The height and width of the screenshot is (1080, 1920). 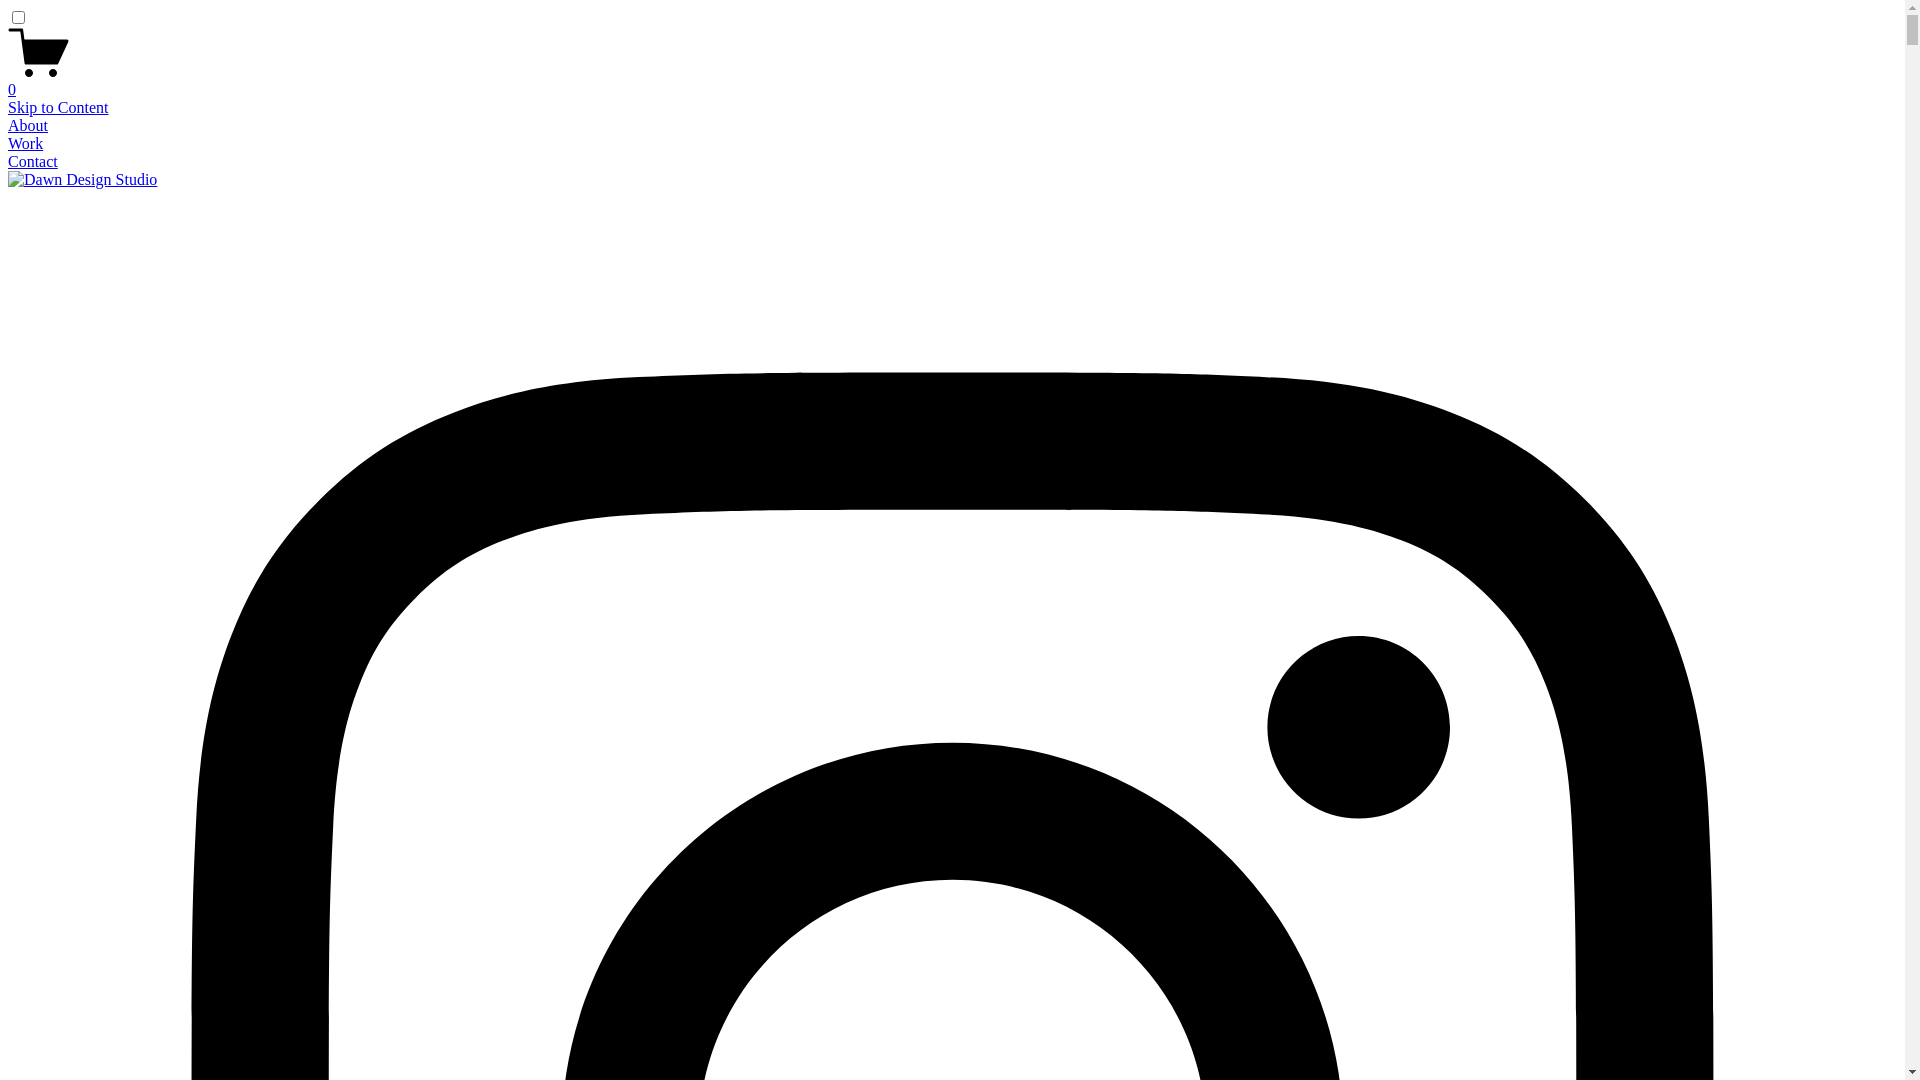 What do you see at coordinates (33, 160) in the screenshot?
I see `'Contact'` at bounding box center [33, 160].